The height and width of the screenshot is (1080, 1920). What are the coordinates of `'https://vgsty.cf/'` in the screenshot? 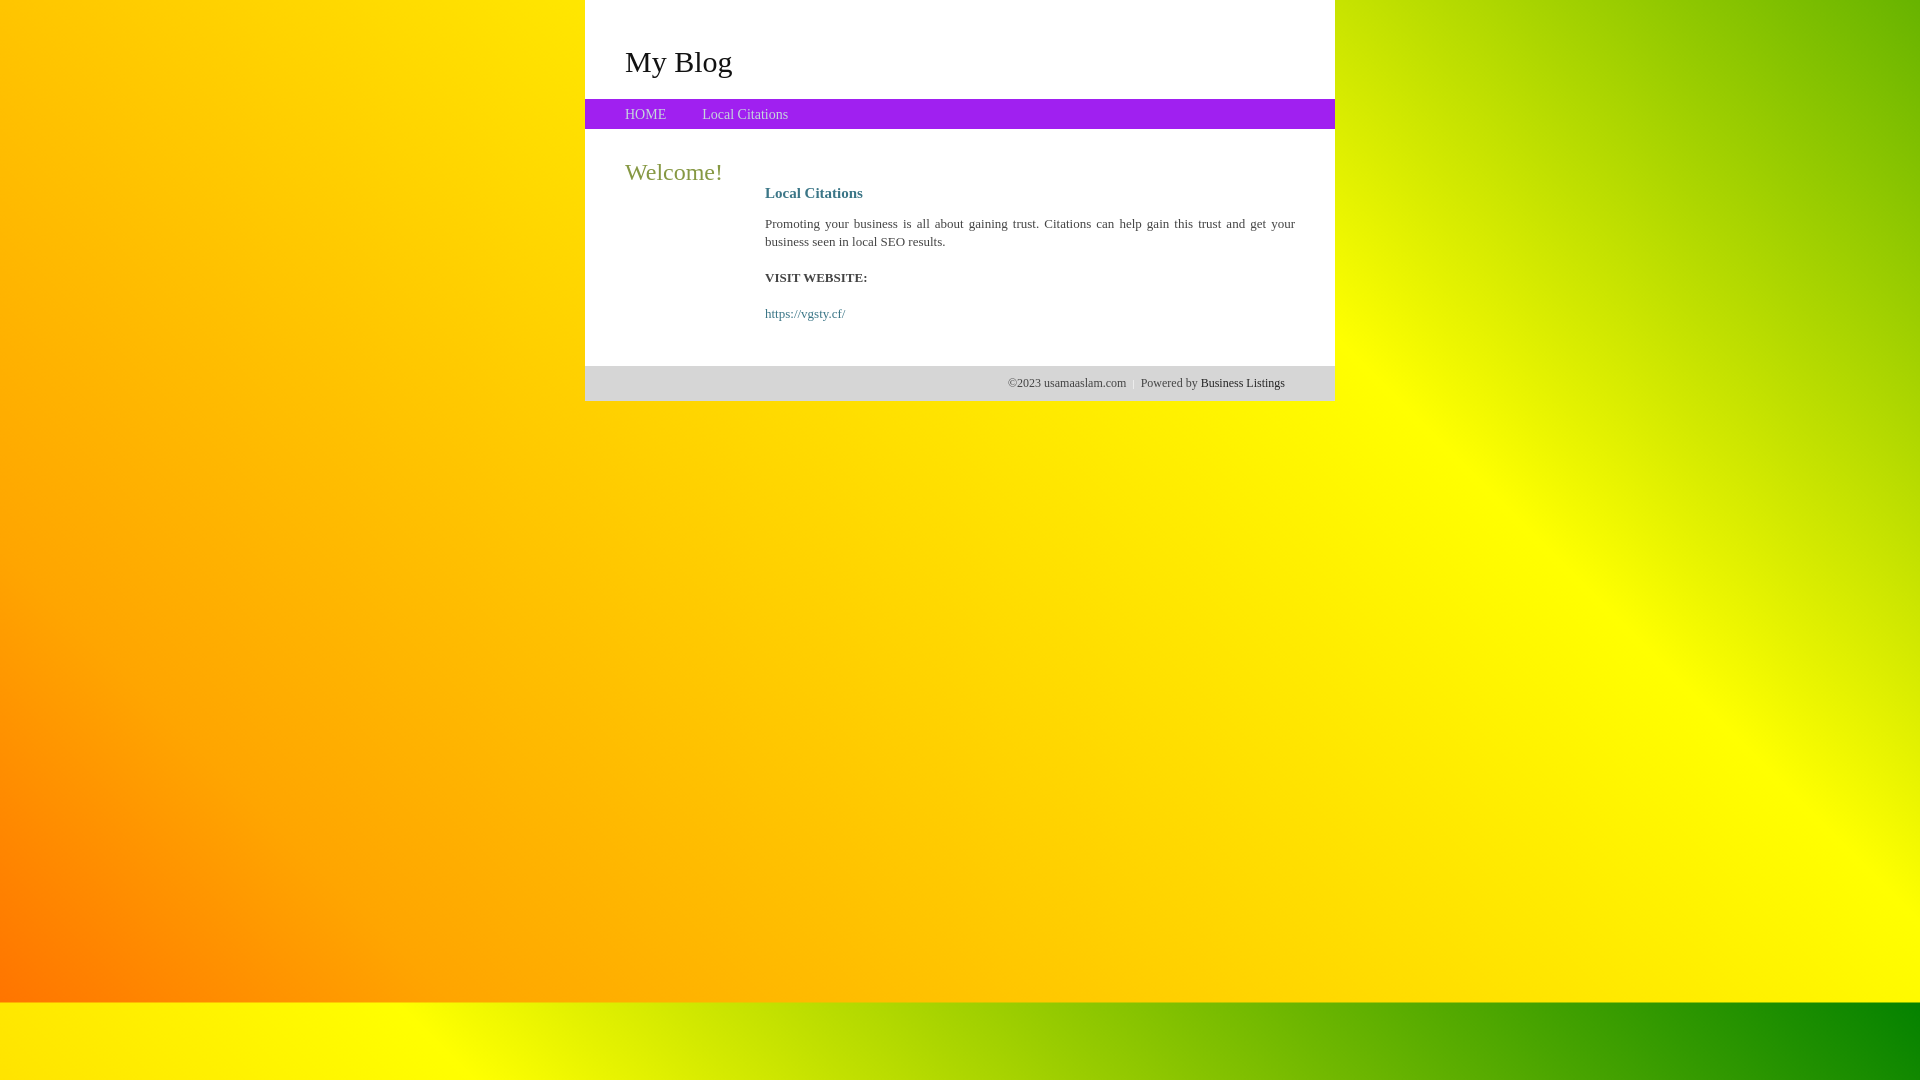 It's located at (805, 313).